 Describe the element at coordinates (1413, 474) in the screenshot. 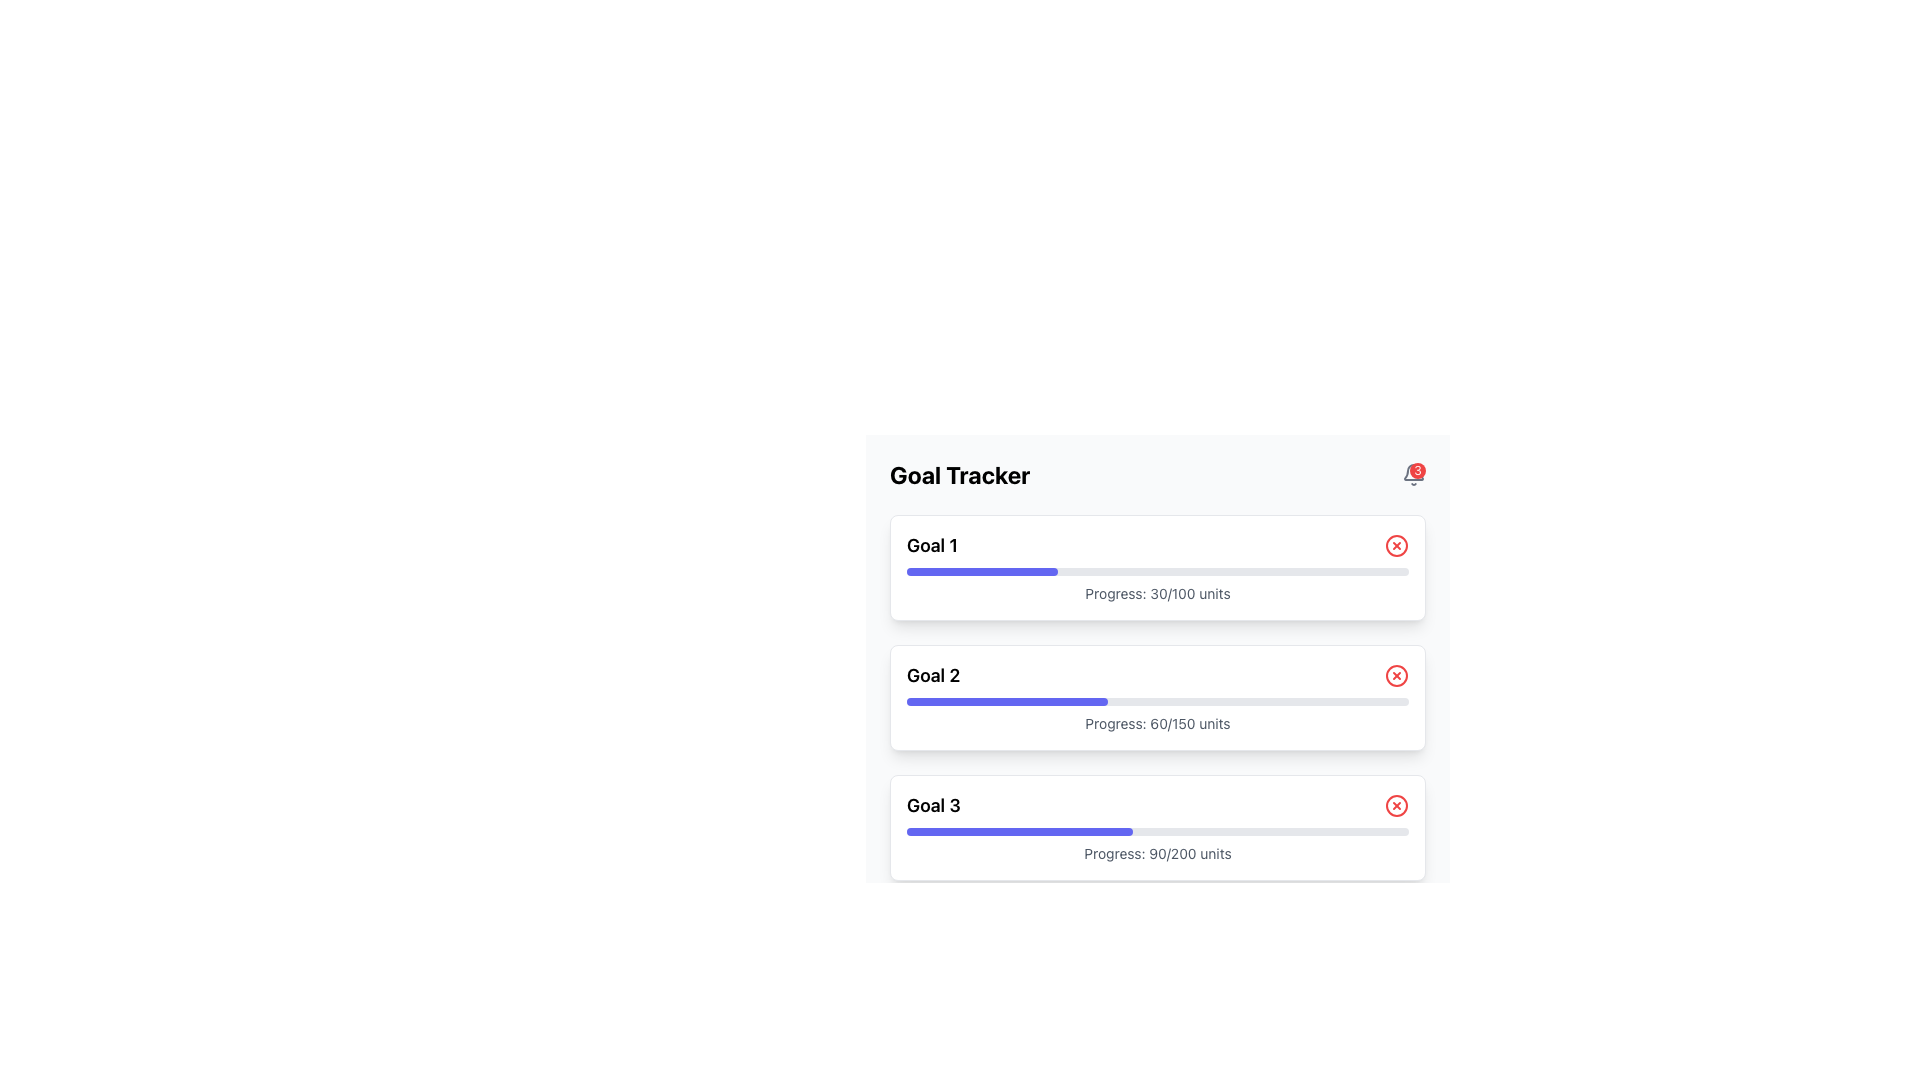

I see `the compact circular notification badge displaying '3' in white over a red background, located at the top-right corner of the bell icon` at that location.